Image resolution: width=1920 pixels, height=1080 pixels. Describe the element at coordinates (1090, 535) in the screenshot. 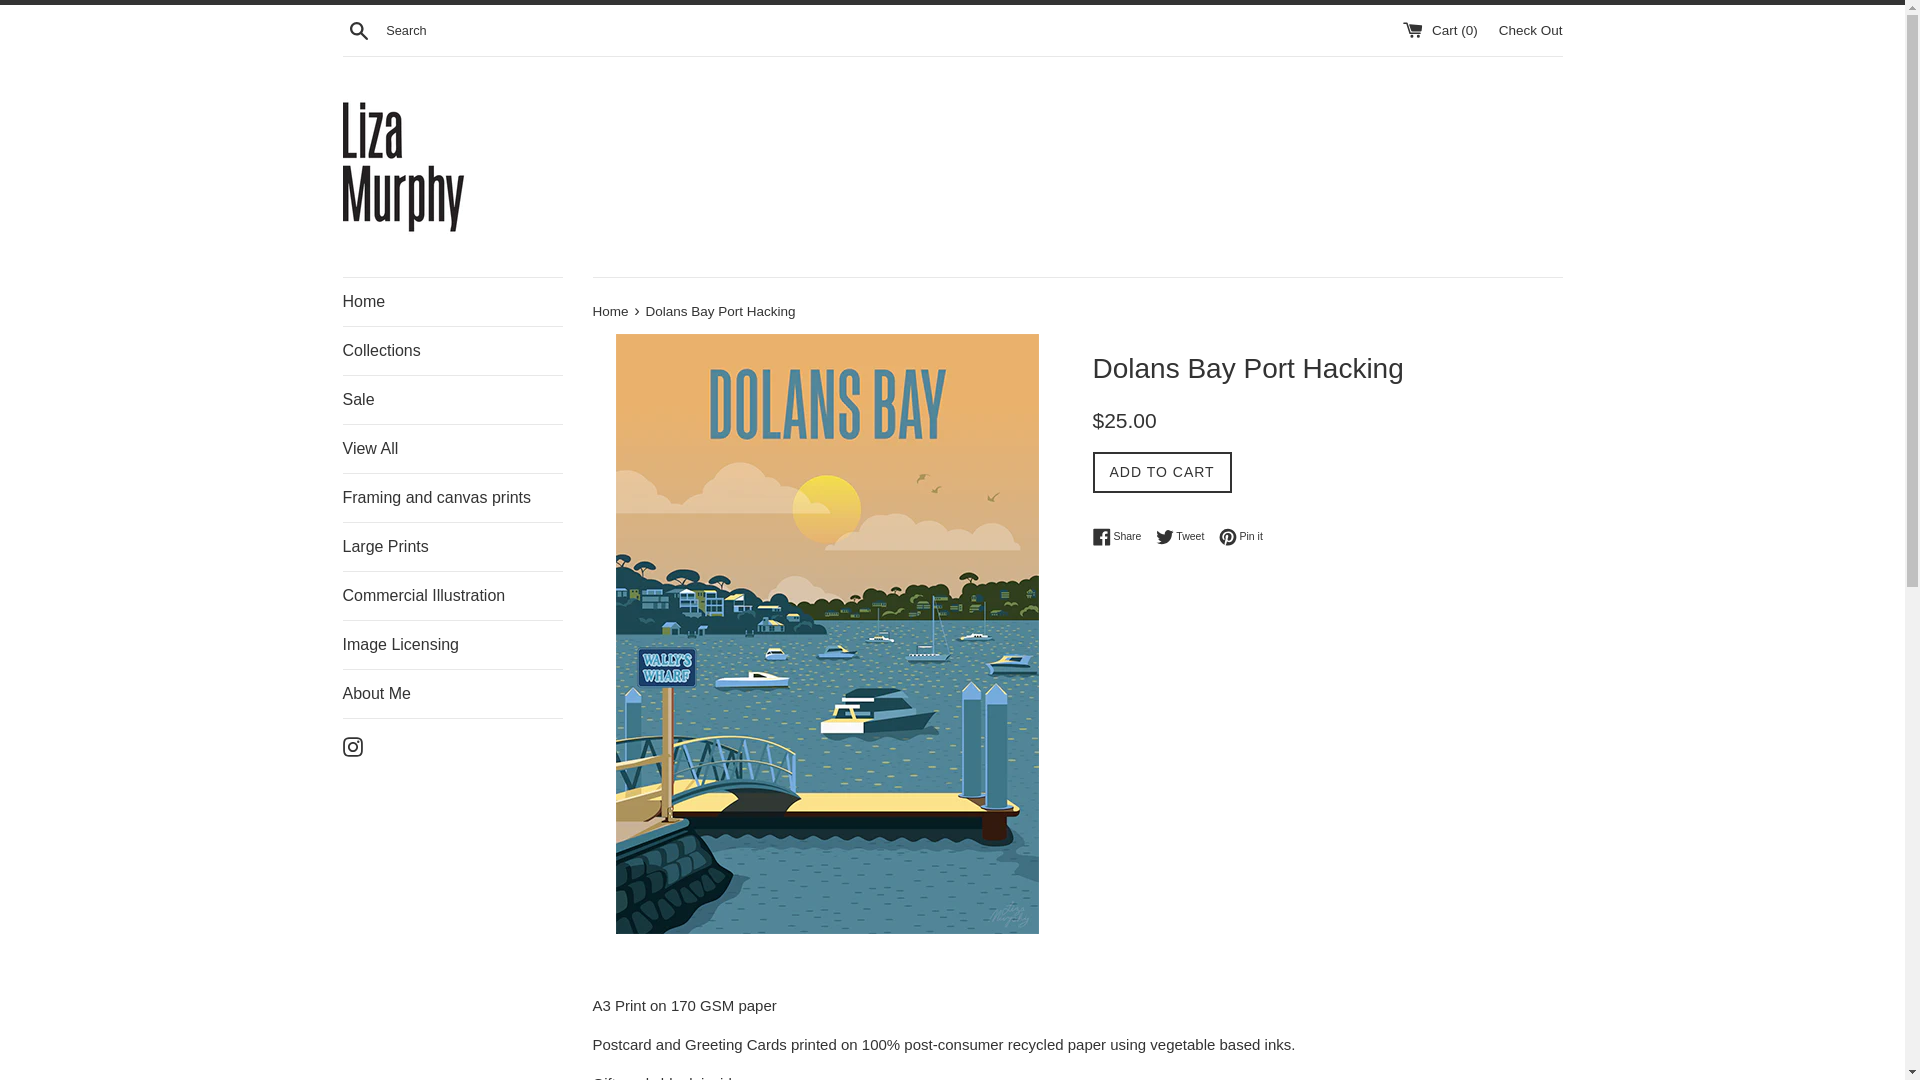

I see `'Share` at that location.